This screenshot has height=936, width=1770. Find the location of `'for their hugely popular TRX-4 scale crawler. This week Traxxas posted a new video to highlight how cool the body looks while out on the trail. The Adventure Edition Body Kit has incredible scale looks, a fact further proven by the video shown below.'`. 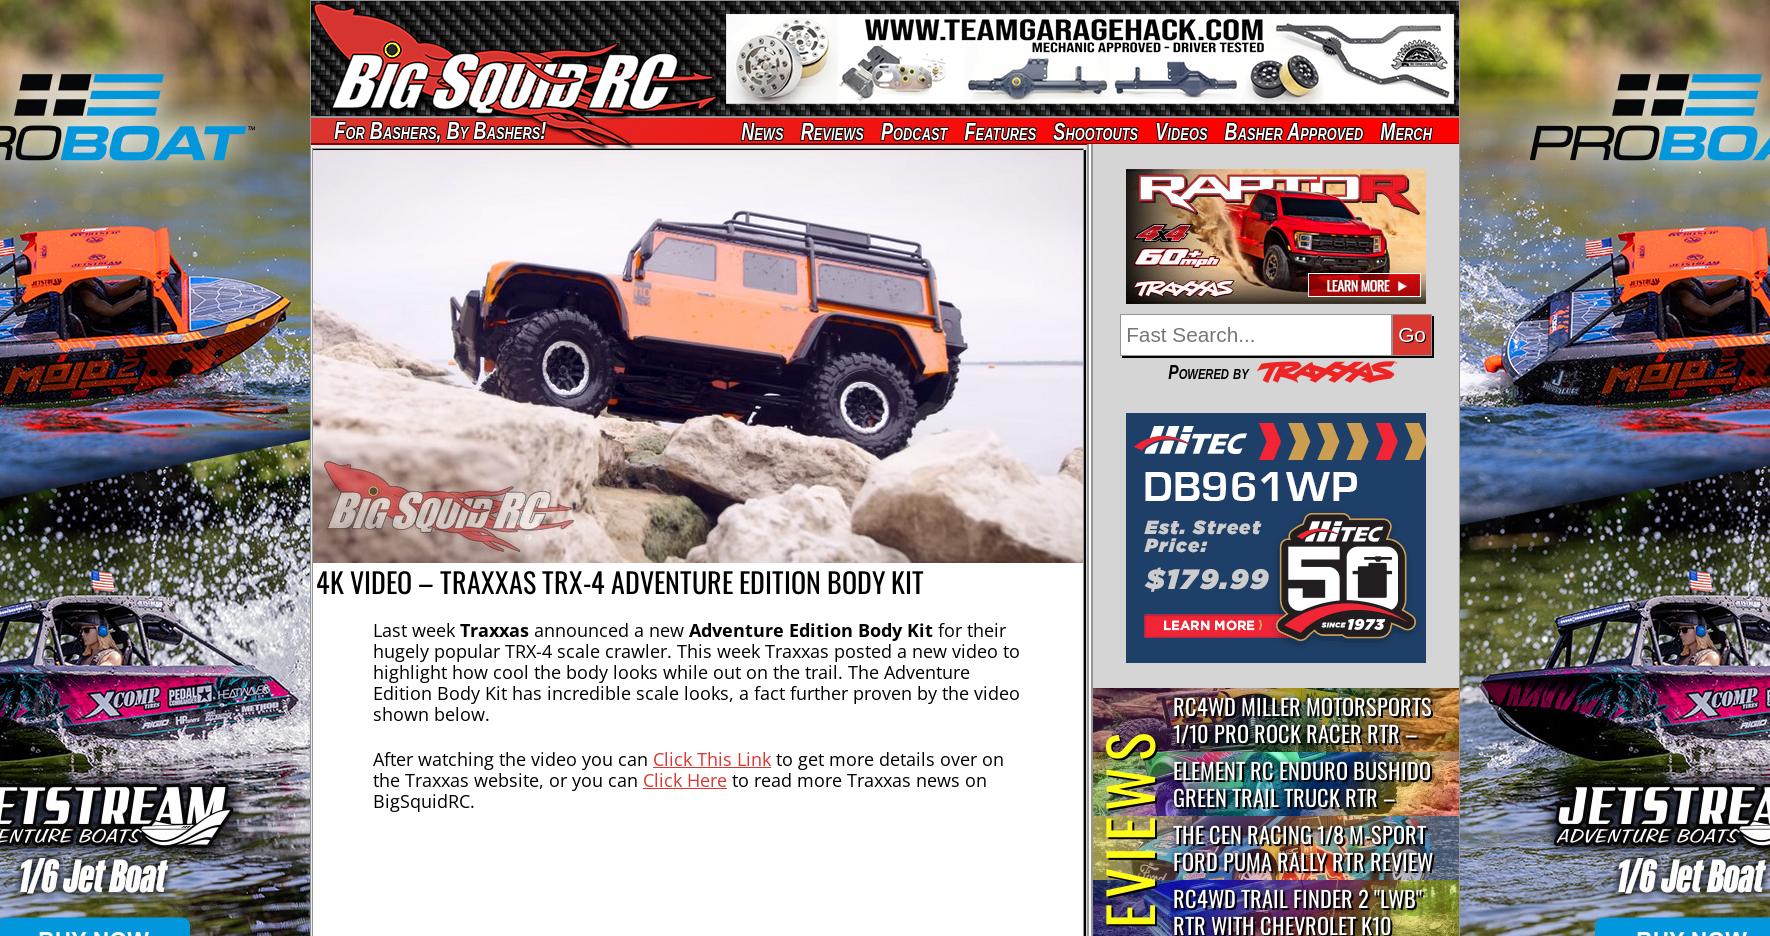

'for their hugely popular TRX-4 scale crawler. This week Traxxas posted a new video to highlight how cool the body looks while out on the trail. The Adventure Edition Body Kit has incredible scale looks, a fact further proven by the video shown below.' is located at coordinates (695, 671).